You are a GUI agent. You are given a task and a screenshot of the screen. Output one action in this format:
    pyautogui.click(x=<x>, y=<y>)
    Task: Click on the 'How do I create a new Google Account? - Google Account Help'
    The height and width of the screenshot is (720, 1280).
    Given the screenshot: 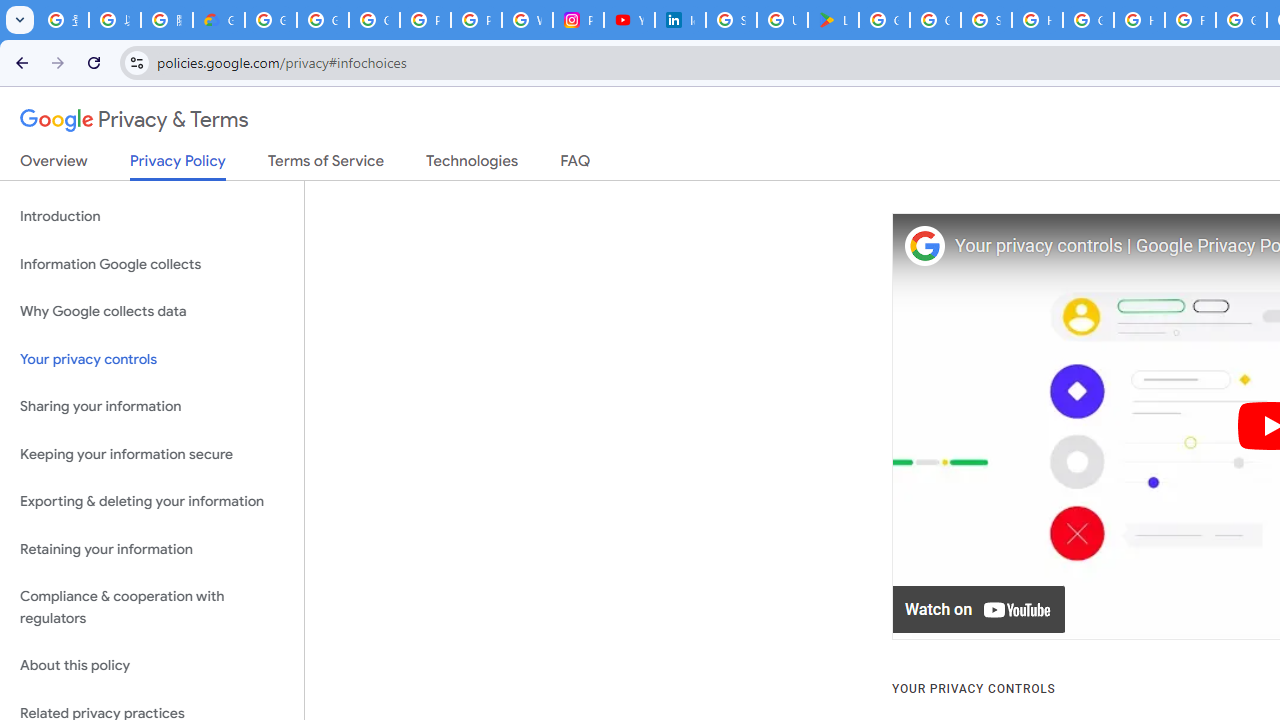 What is the action you would take?
    pyautogui.click(x=1139, y=20)
    